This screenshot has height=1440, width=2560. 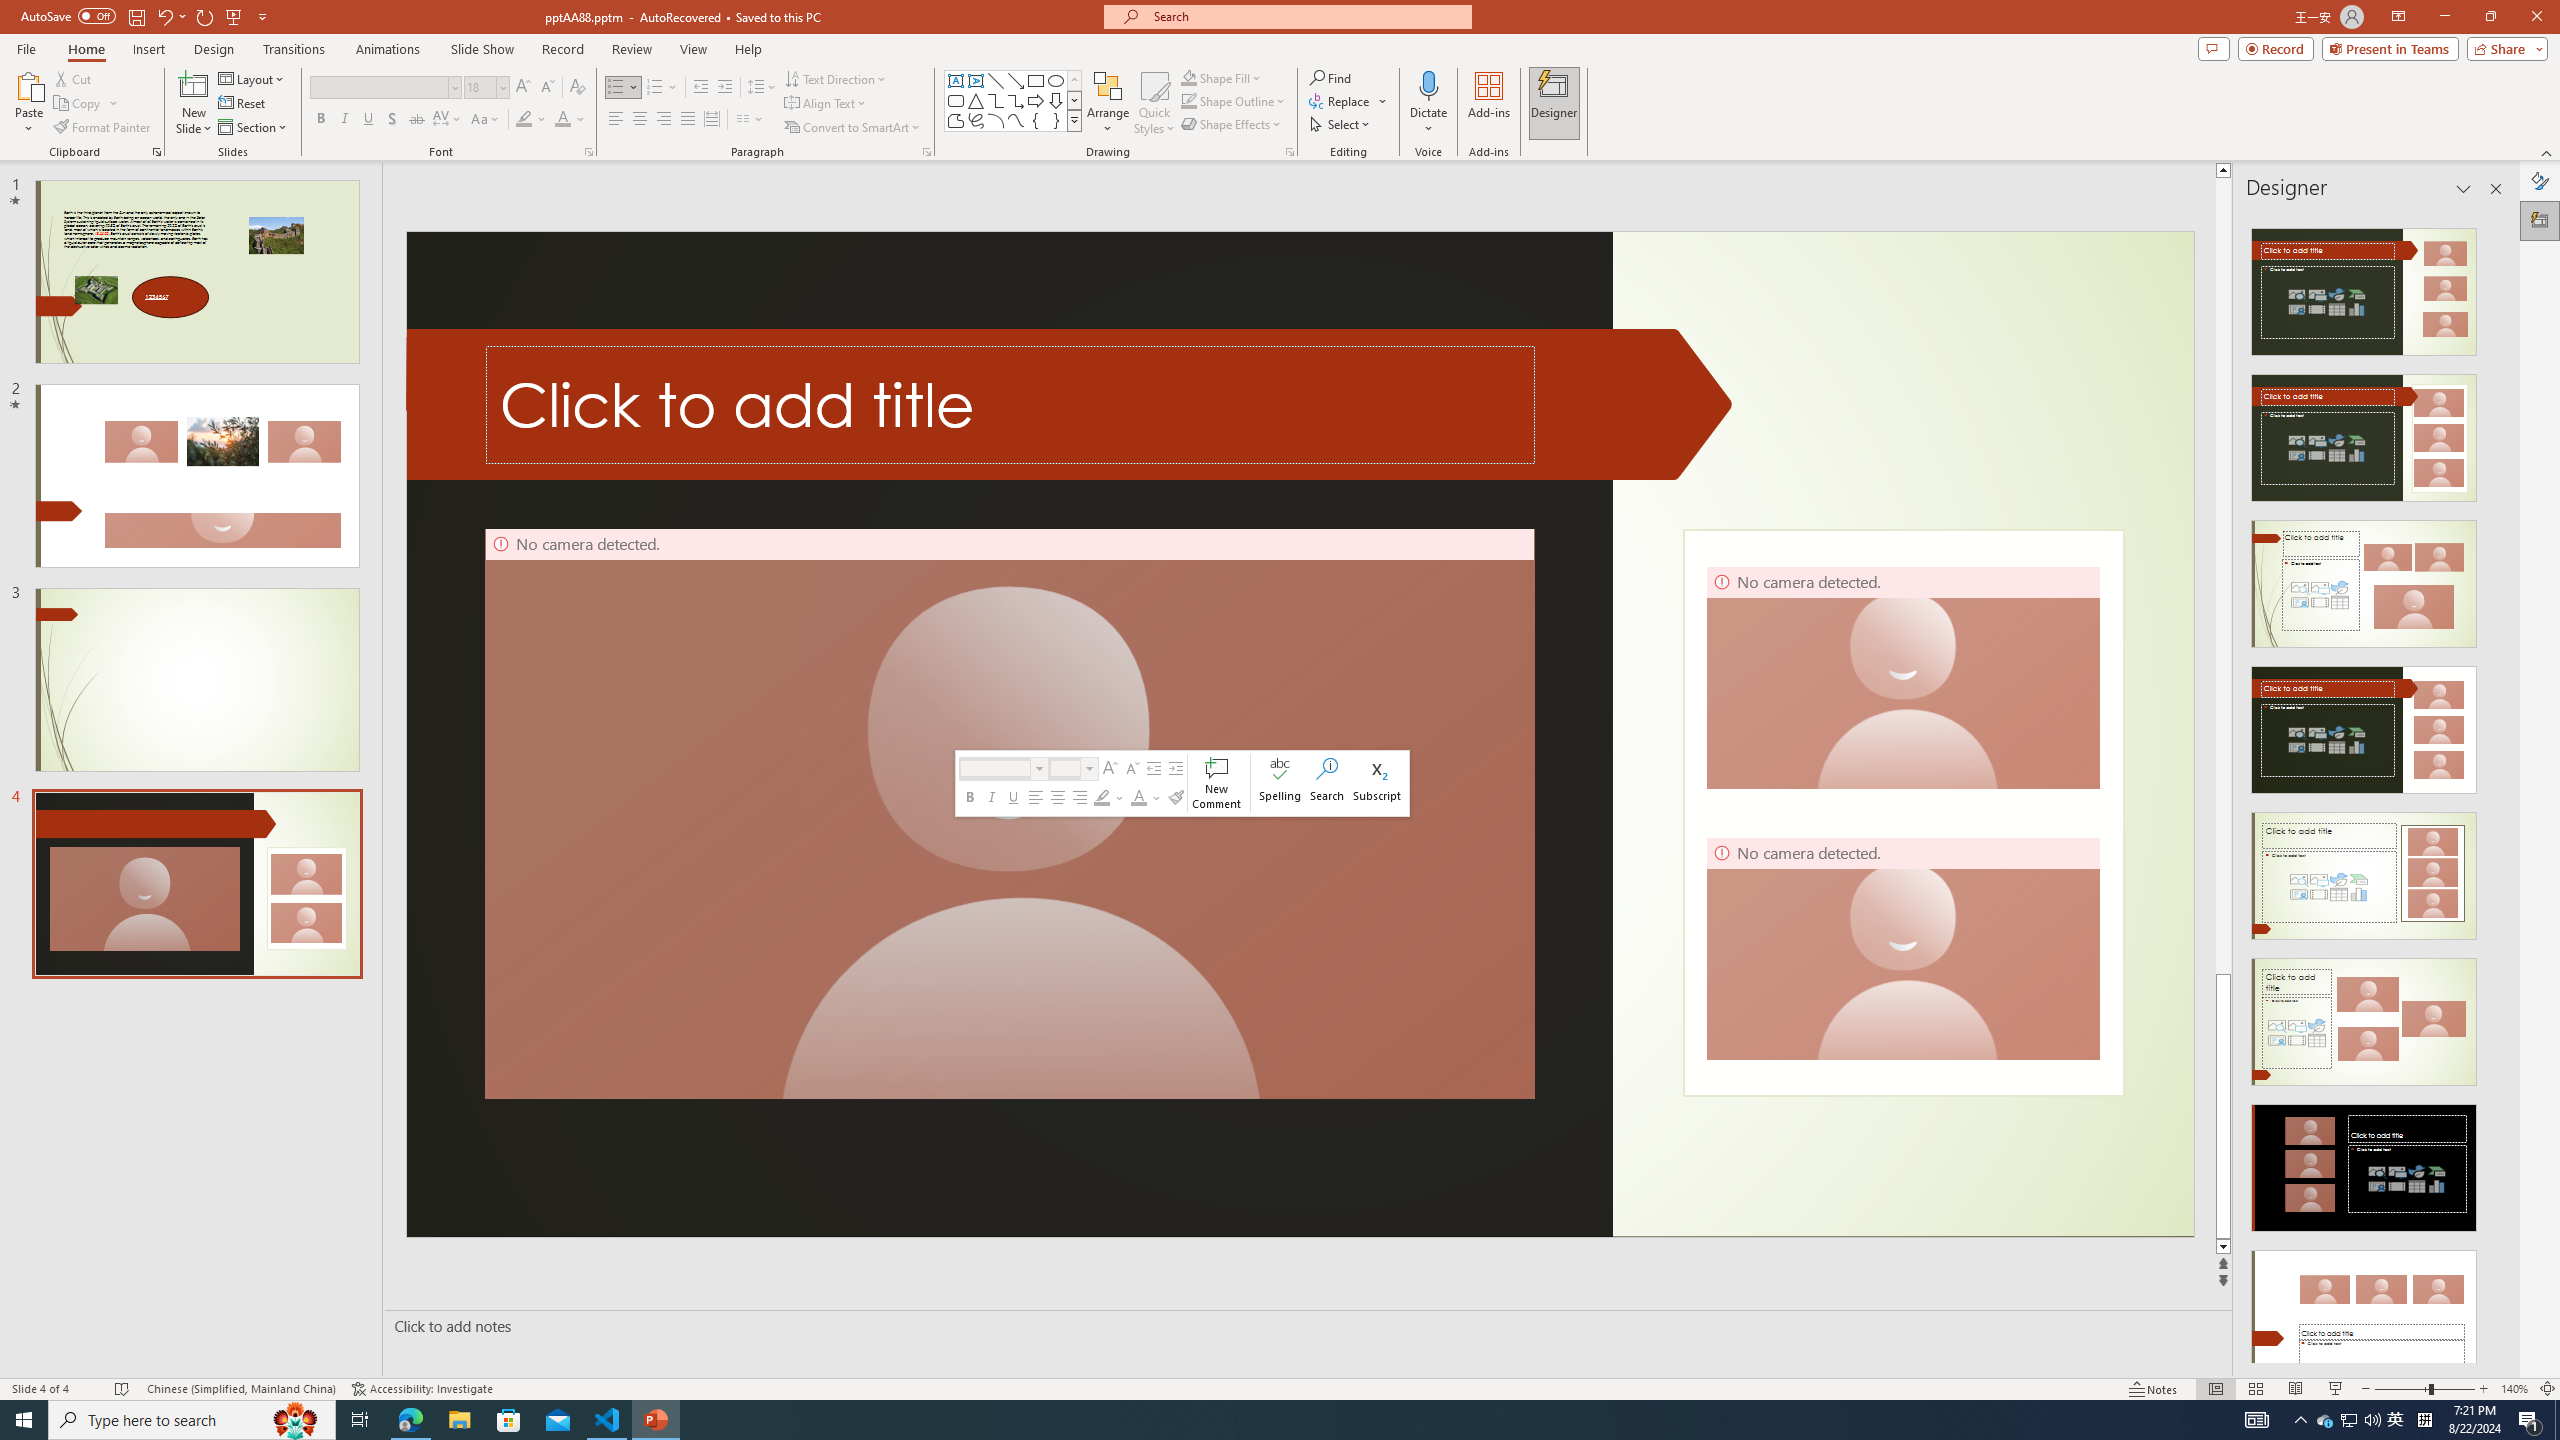 I want to click on 'Zoom 140%', so click(x=2515, y=1389).